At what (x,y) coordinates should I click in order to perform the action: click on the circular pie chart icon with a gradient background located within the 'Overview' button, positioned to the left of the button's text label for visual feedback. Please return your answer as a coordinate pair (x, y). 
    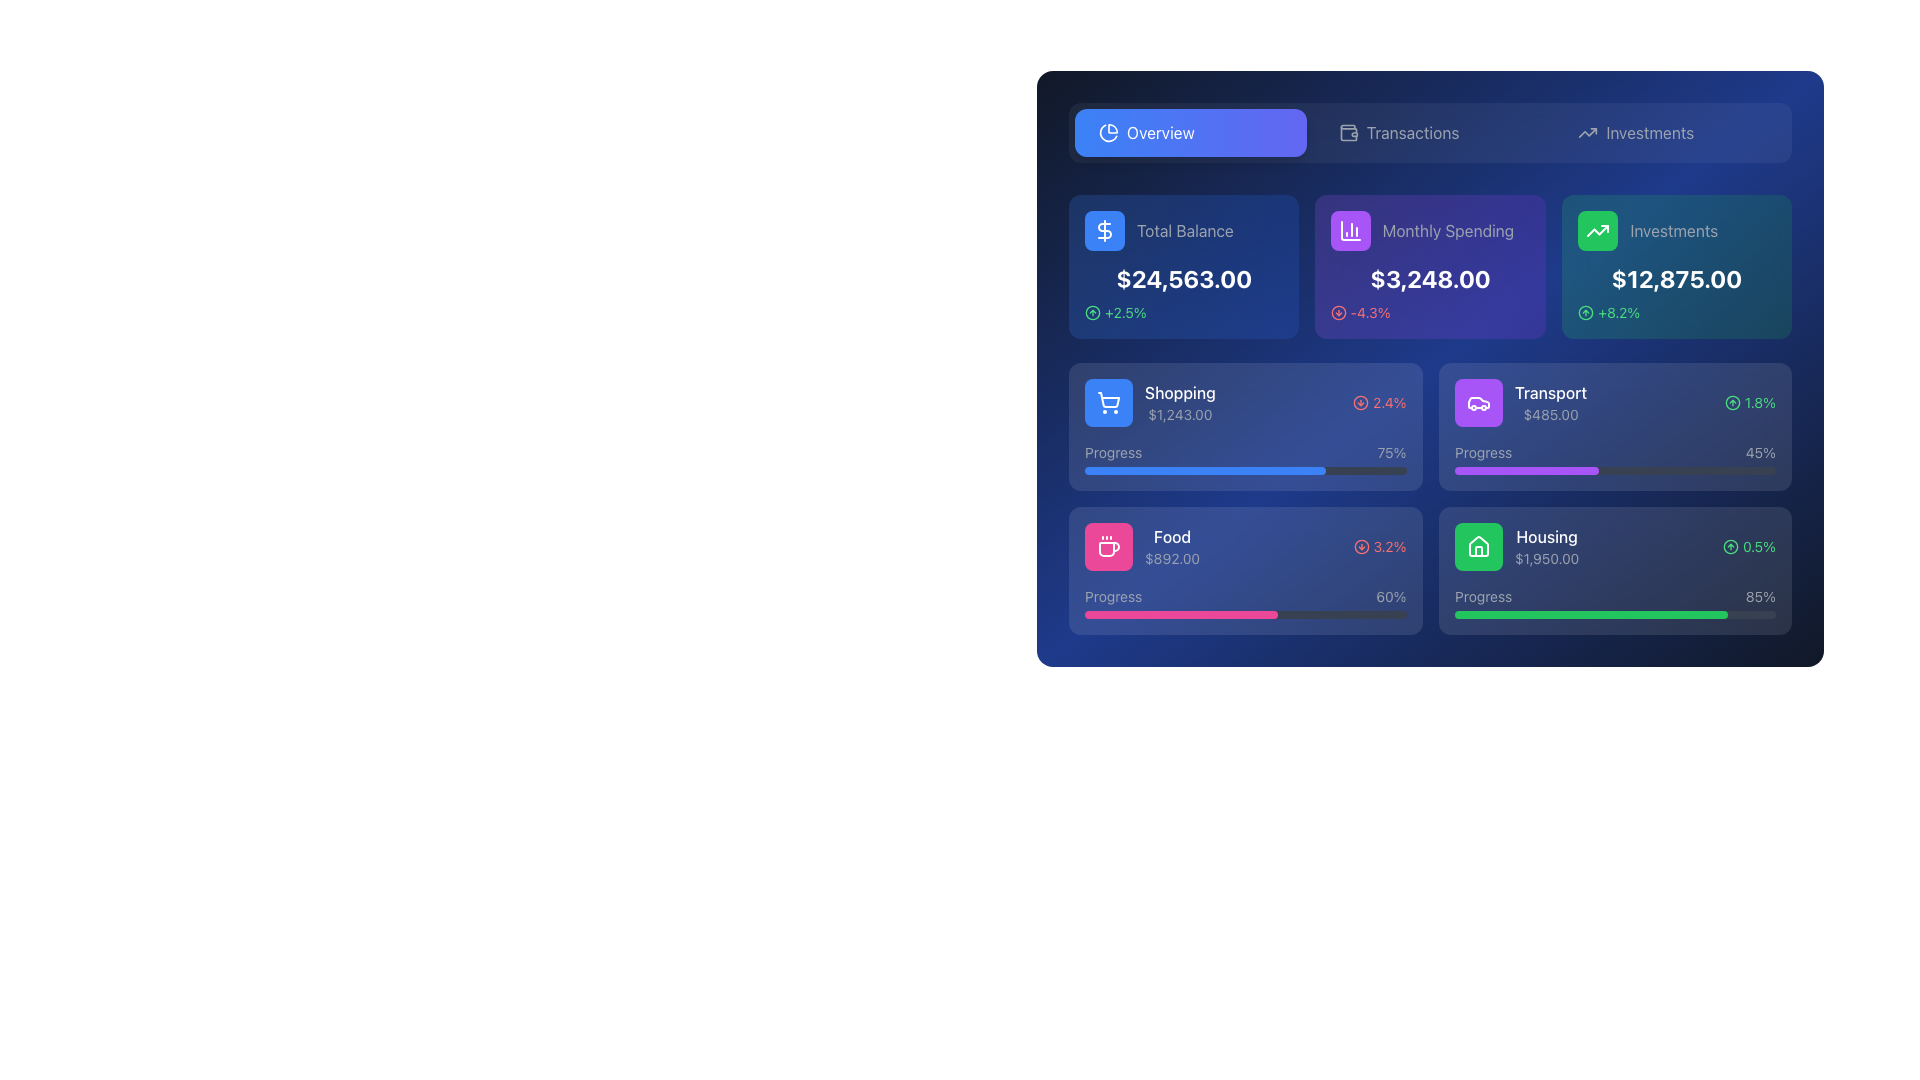
    Looking at the image, I should click on (1107, 132).